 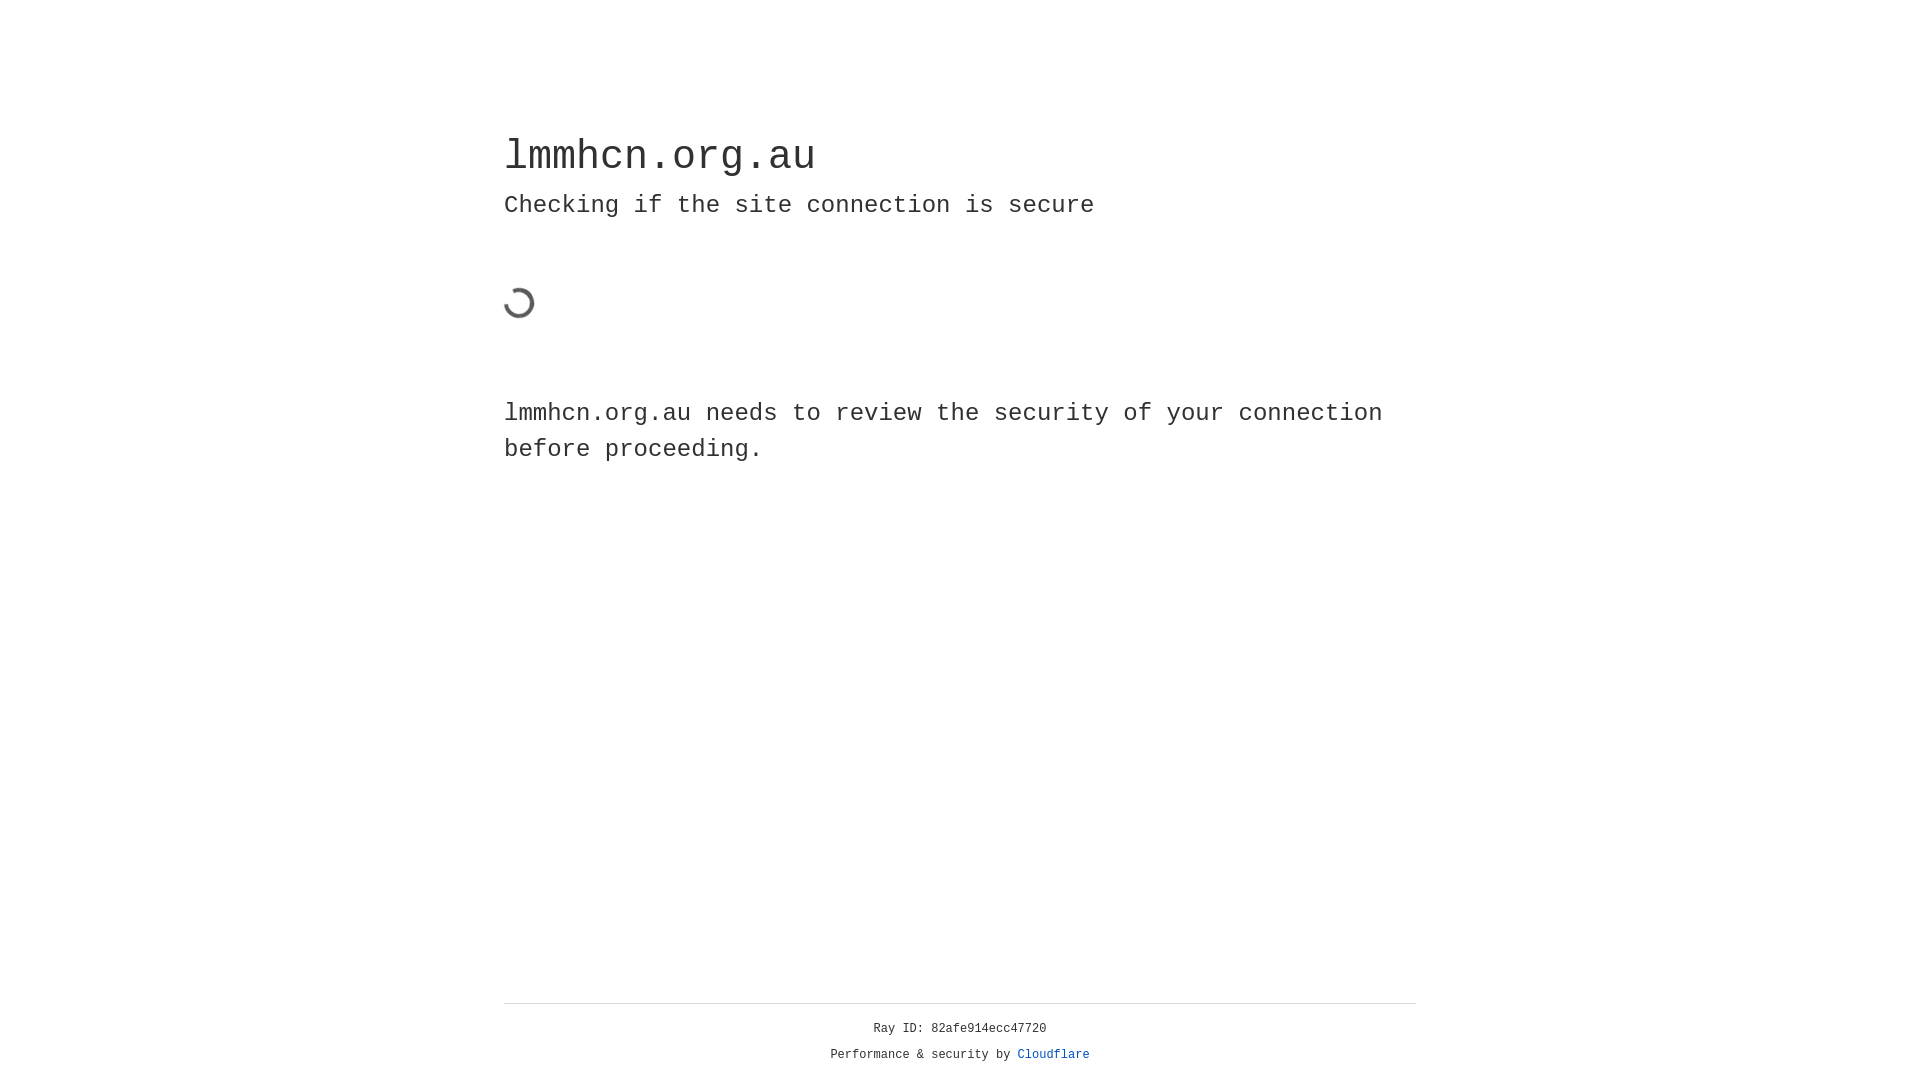 What do you see at coordinates (1053, 1054) in the screenshot?
I see `'Cloudflare'` at bounding box center [1053, 1054].